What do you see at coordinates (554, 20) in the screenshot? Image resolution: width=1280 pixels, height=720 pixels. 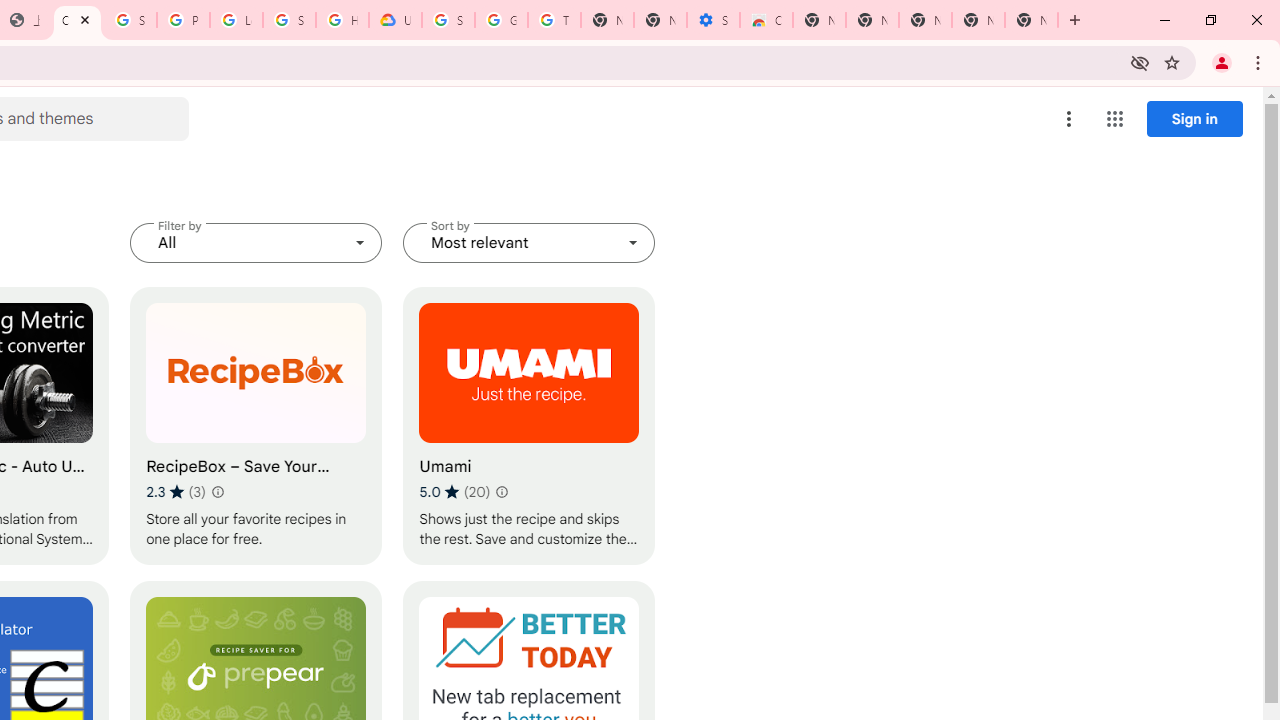 I see `'Turn cookies on or off - Computer - Google Account Help'` at bounding box center [554, 20].